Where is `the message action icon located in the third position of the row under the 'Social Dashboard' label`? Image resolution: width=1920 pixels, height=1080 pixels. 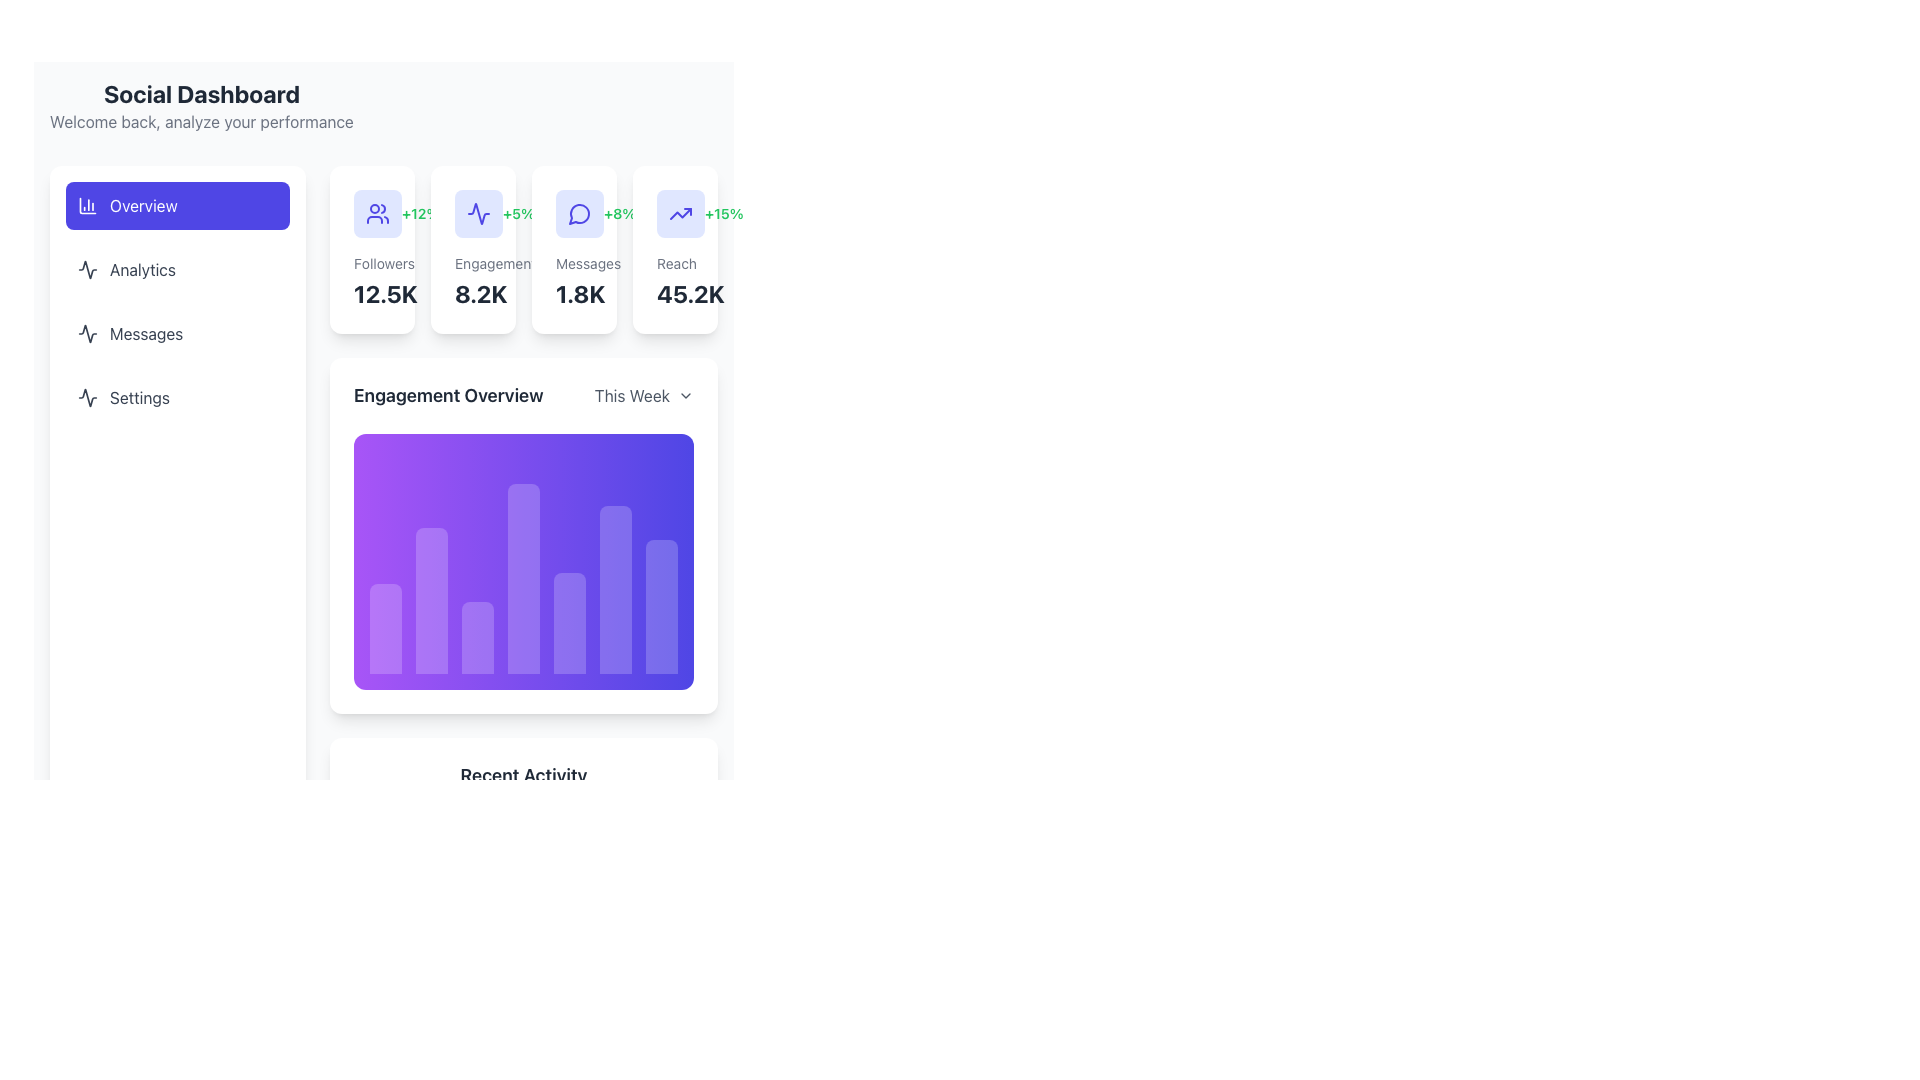 the message action icon located in the third position of the row under the 'Social Dashboard' label is located at coordinates (579, 213).